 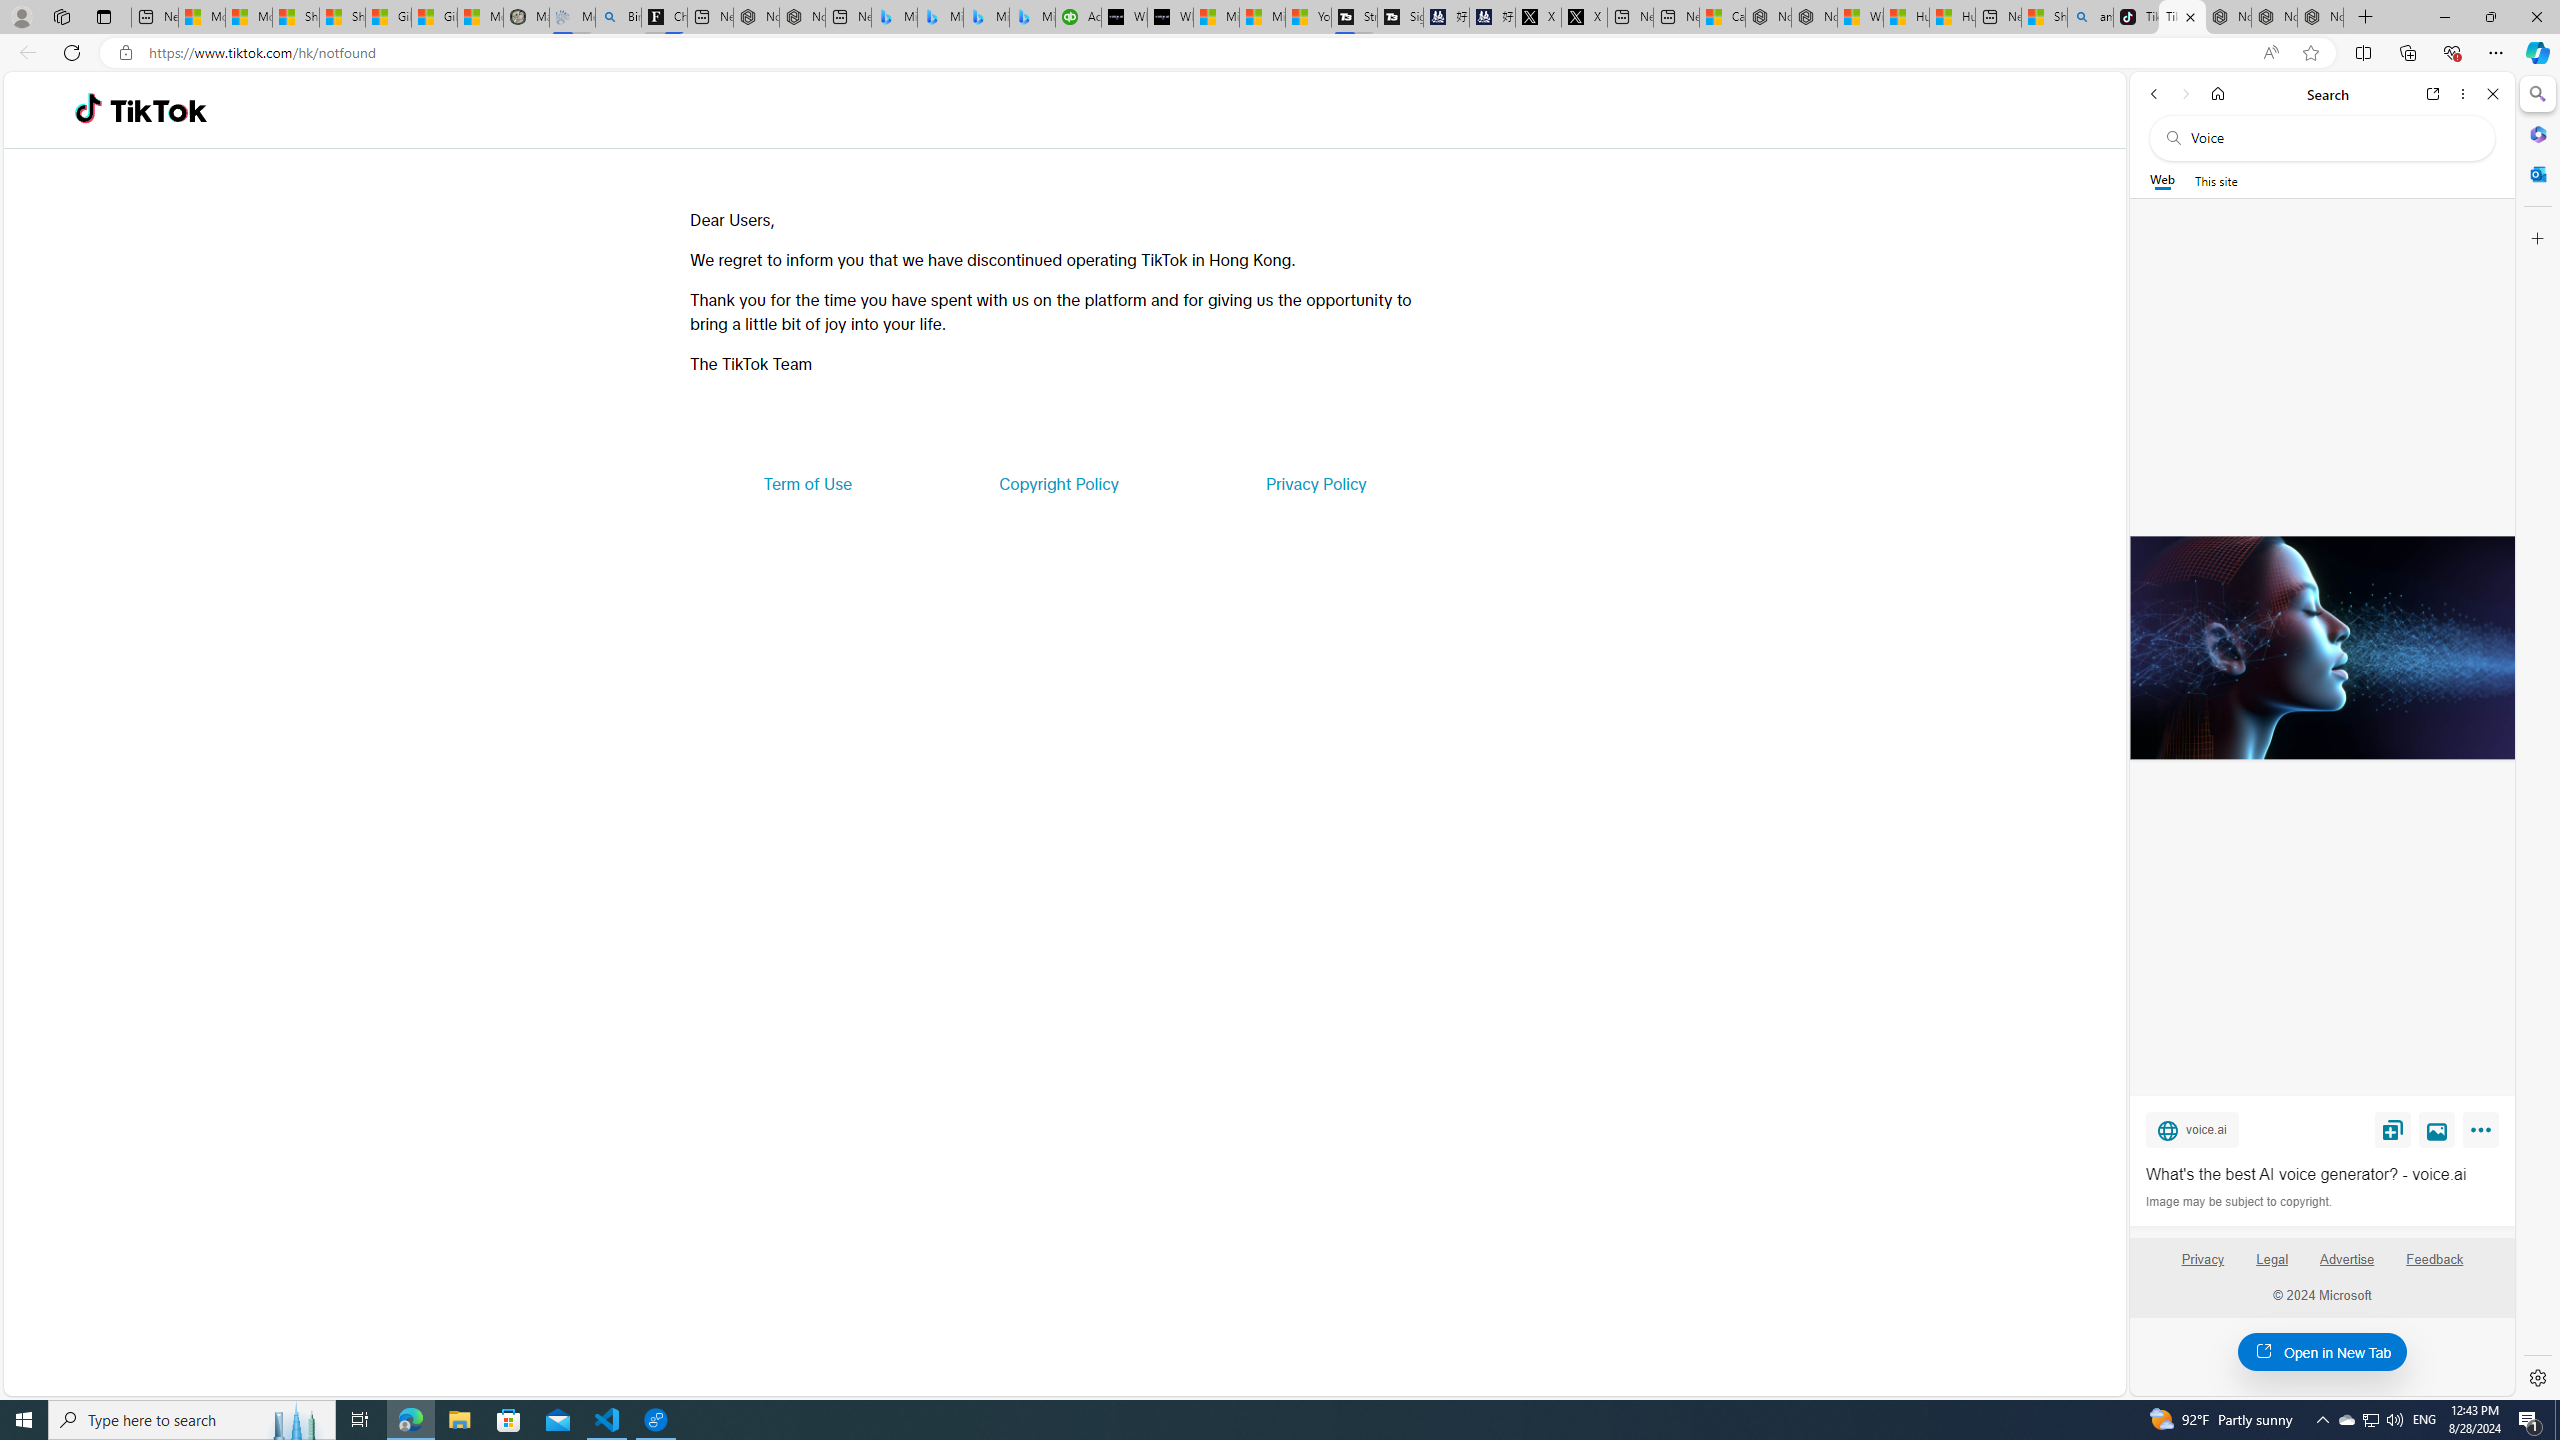 What do you see at coordinates (2319, 16) in the screenshot?
I see `'Nordace - Siena Pro 15 Essential Set'` at bounding box center [2319, 16].